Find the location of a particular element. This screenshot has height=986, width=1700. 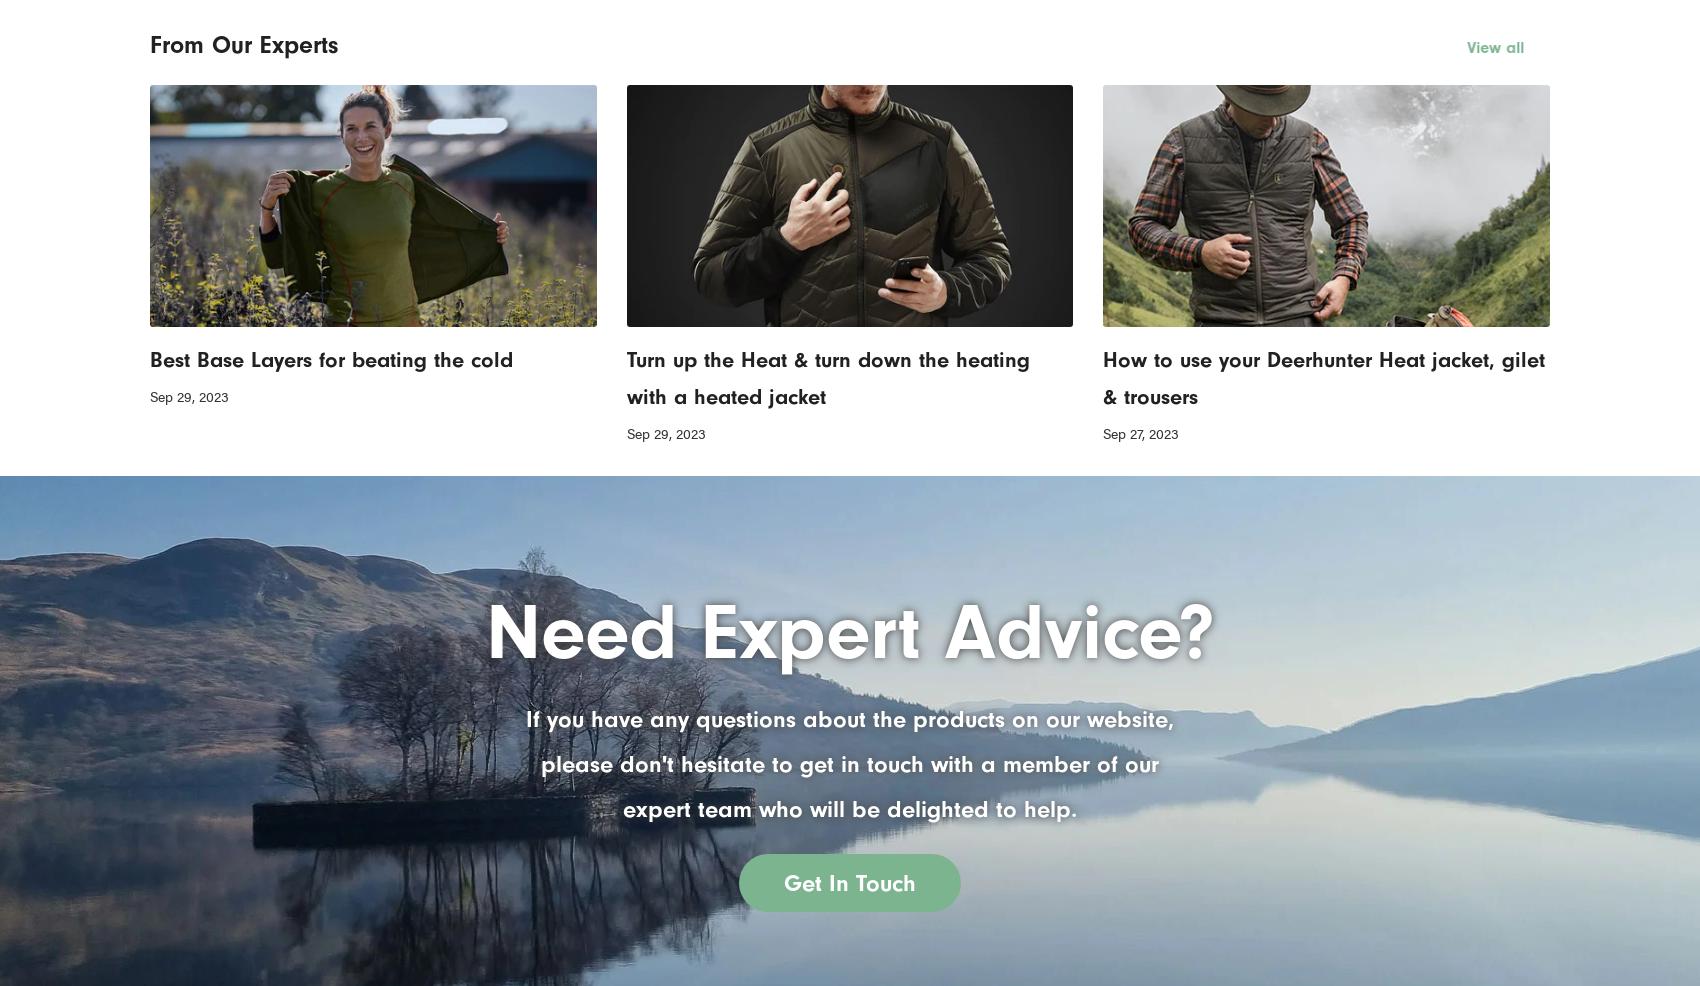

'View all' is located at coordinates (1523, 47).